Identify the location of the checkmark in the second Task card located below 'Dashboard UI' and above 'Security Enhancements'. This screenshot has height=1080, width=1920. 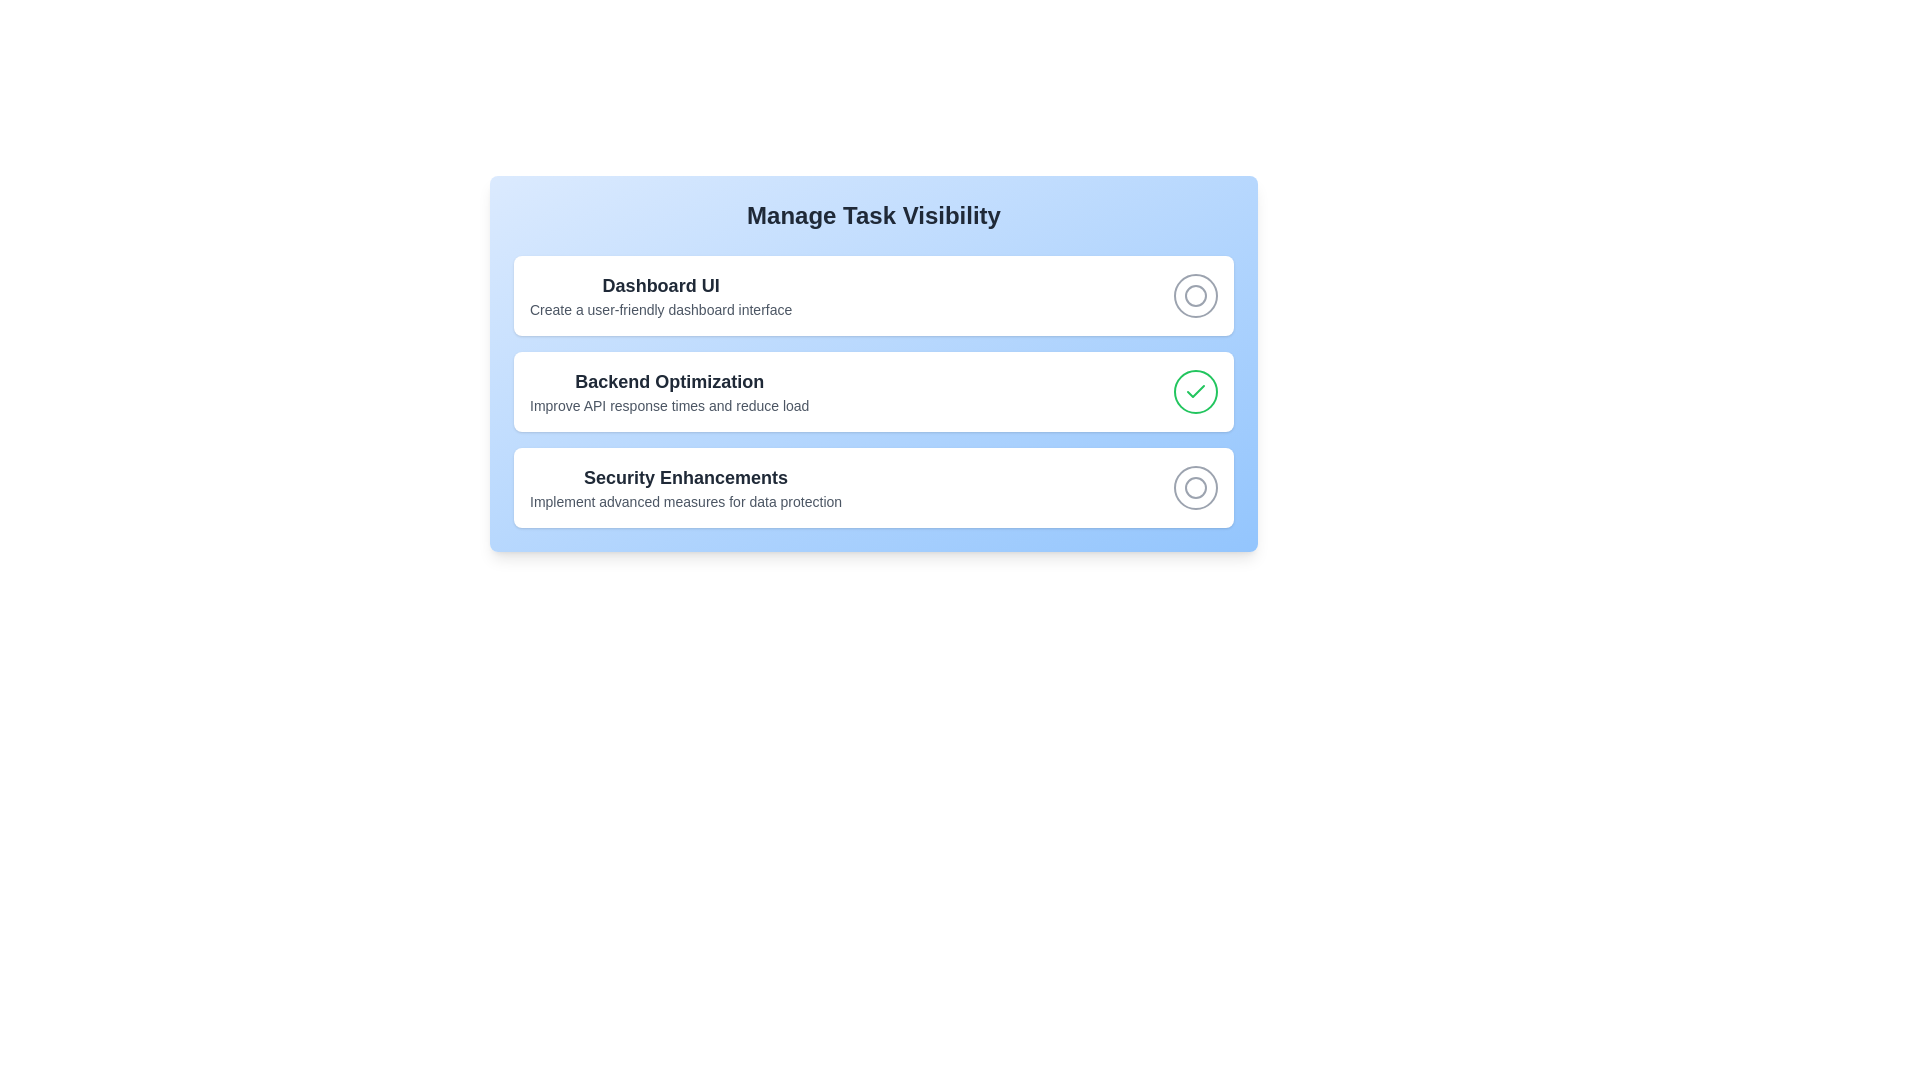
(873, 363).